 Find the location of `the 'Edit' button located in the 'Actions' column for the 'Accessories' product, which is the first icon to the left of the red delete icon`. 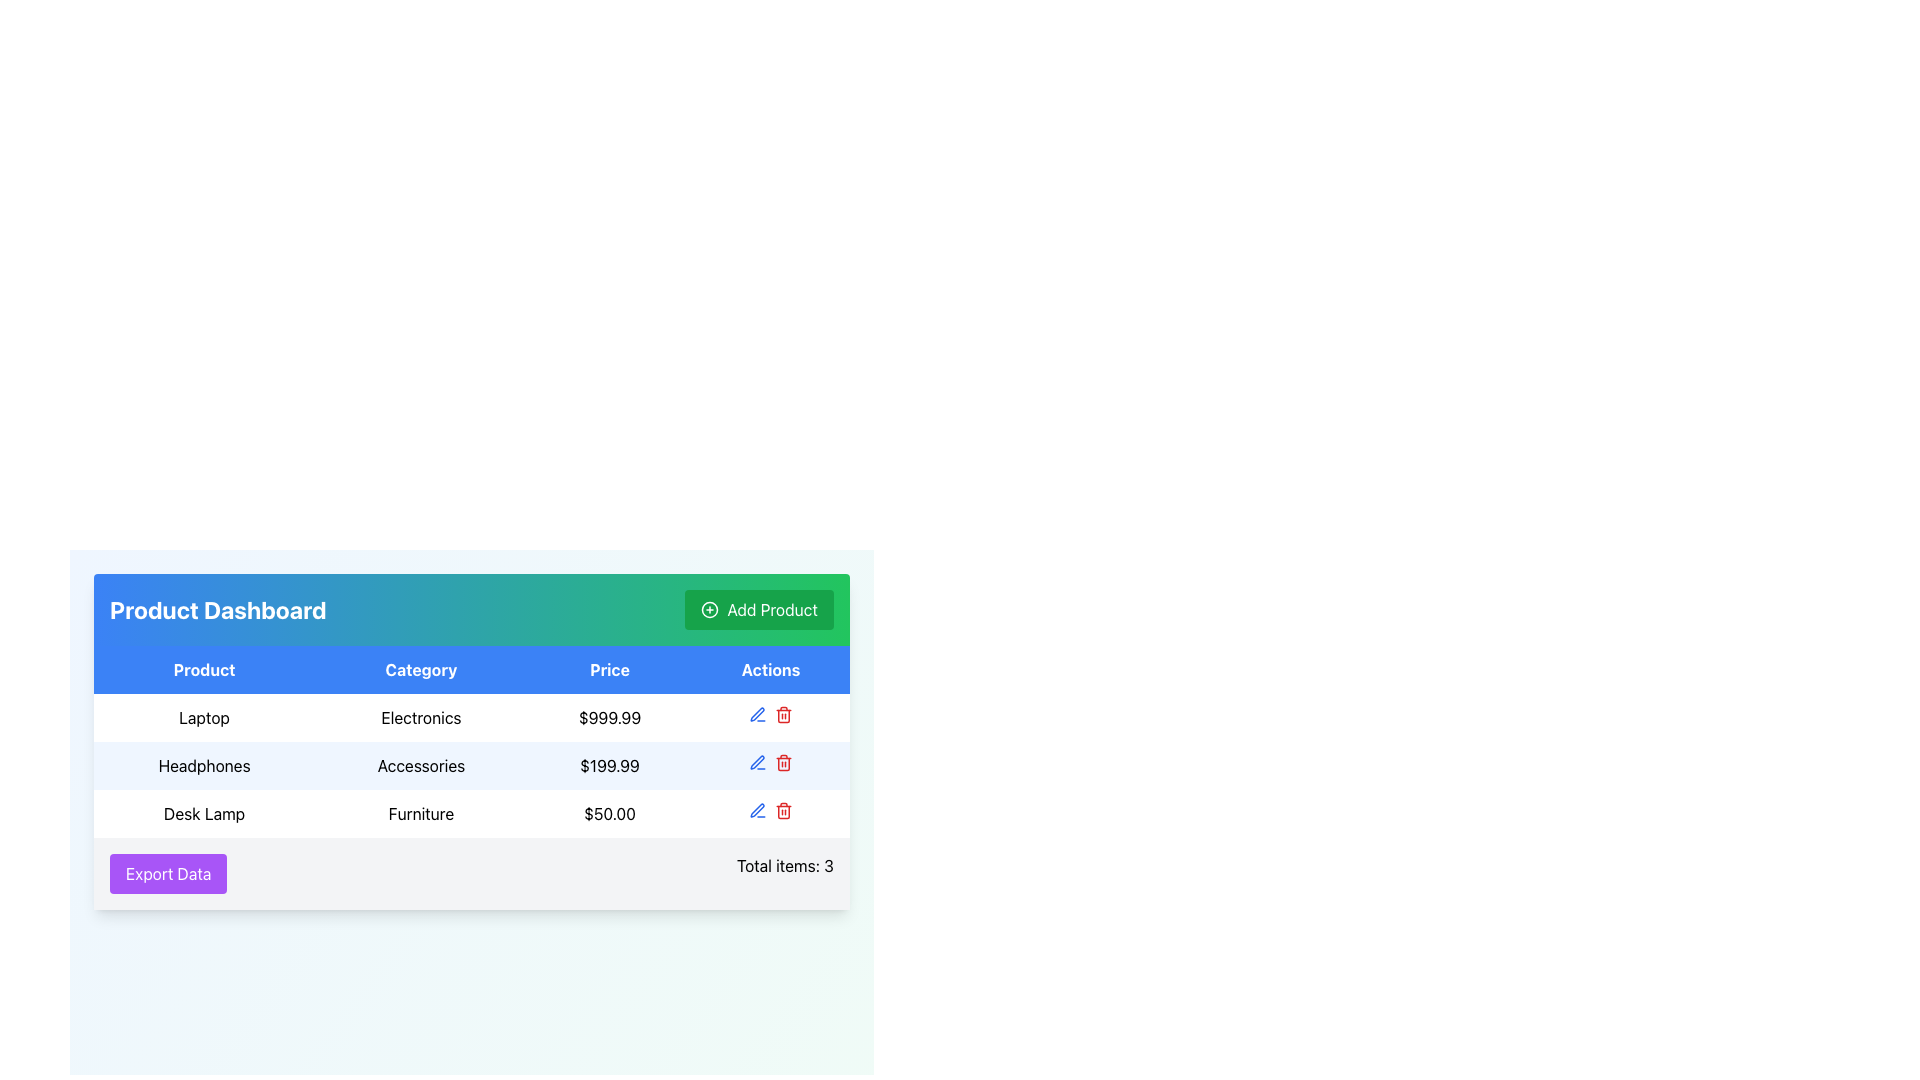

the 'Edit' button located in the 'Actions' column for the 'Accessories' product, which is the first icon to the left of the red delete icon is located at coordinates (757, 763).